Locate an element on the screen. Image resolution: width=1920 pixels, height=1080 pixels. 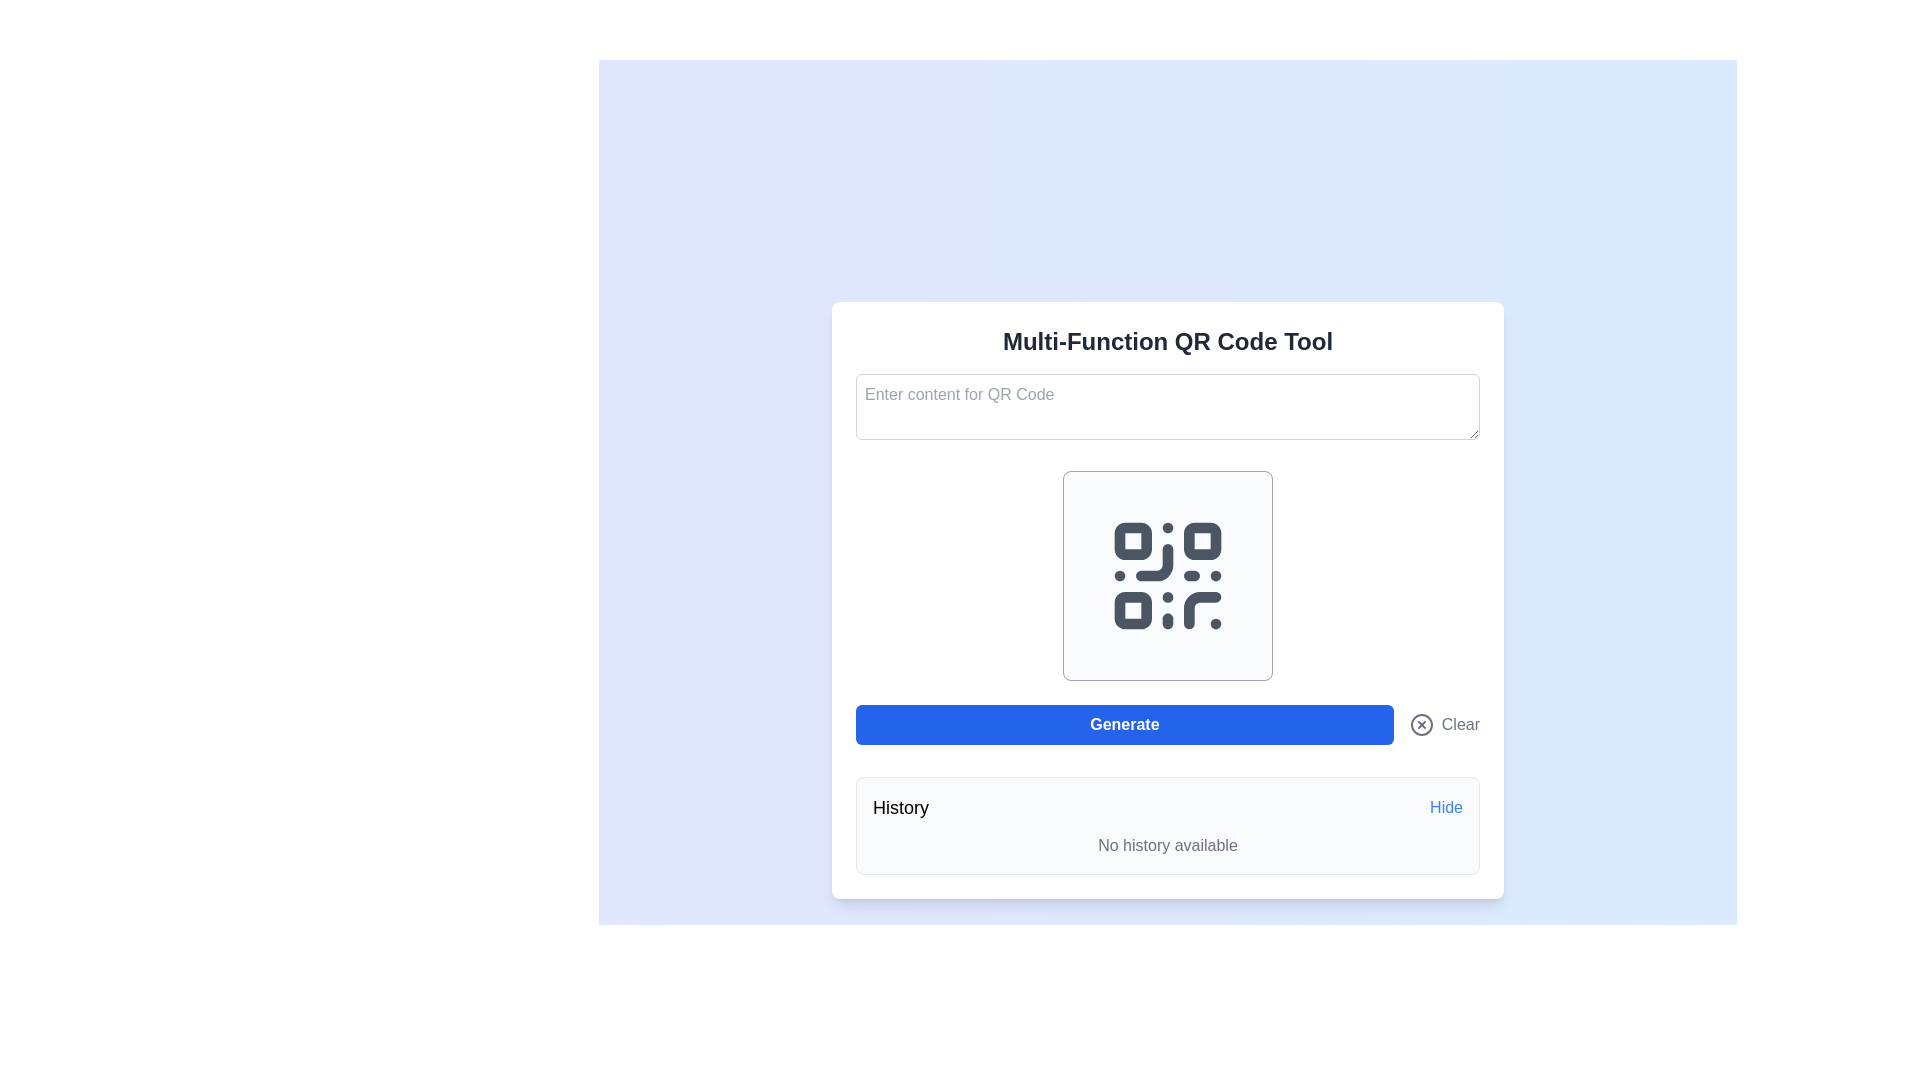
the 'Hide' hyperlink-style button located in the bottom-right corner of the 'History' section is located at coordinates (1446, 806).